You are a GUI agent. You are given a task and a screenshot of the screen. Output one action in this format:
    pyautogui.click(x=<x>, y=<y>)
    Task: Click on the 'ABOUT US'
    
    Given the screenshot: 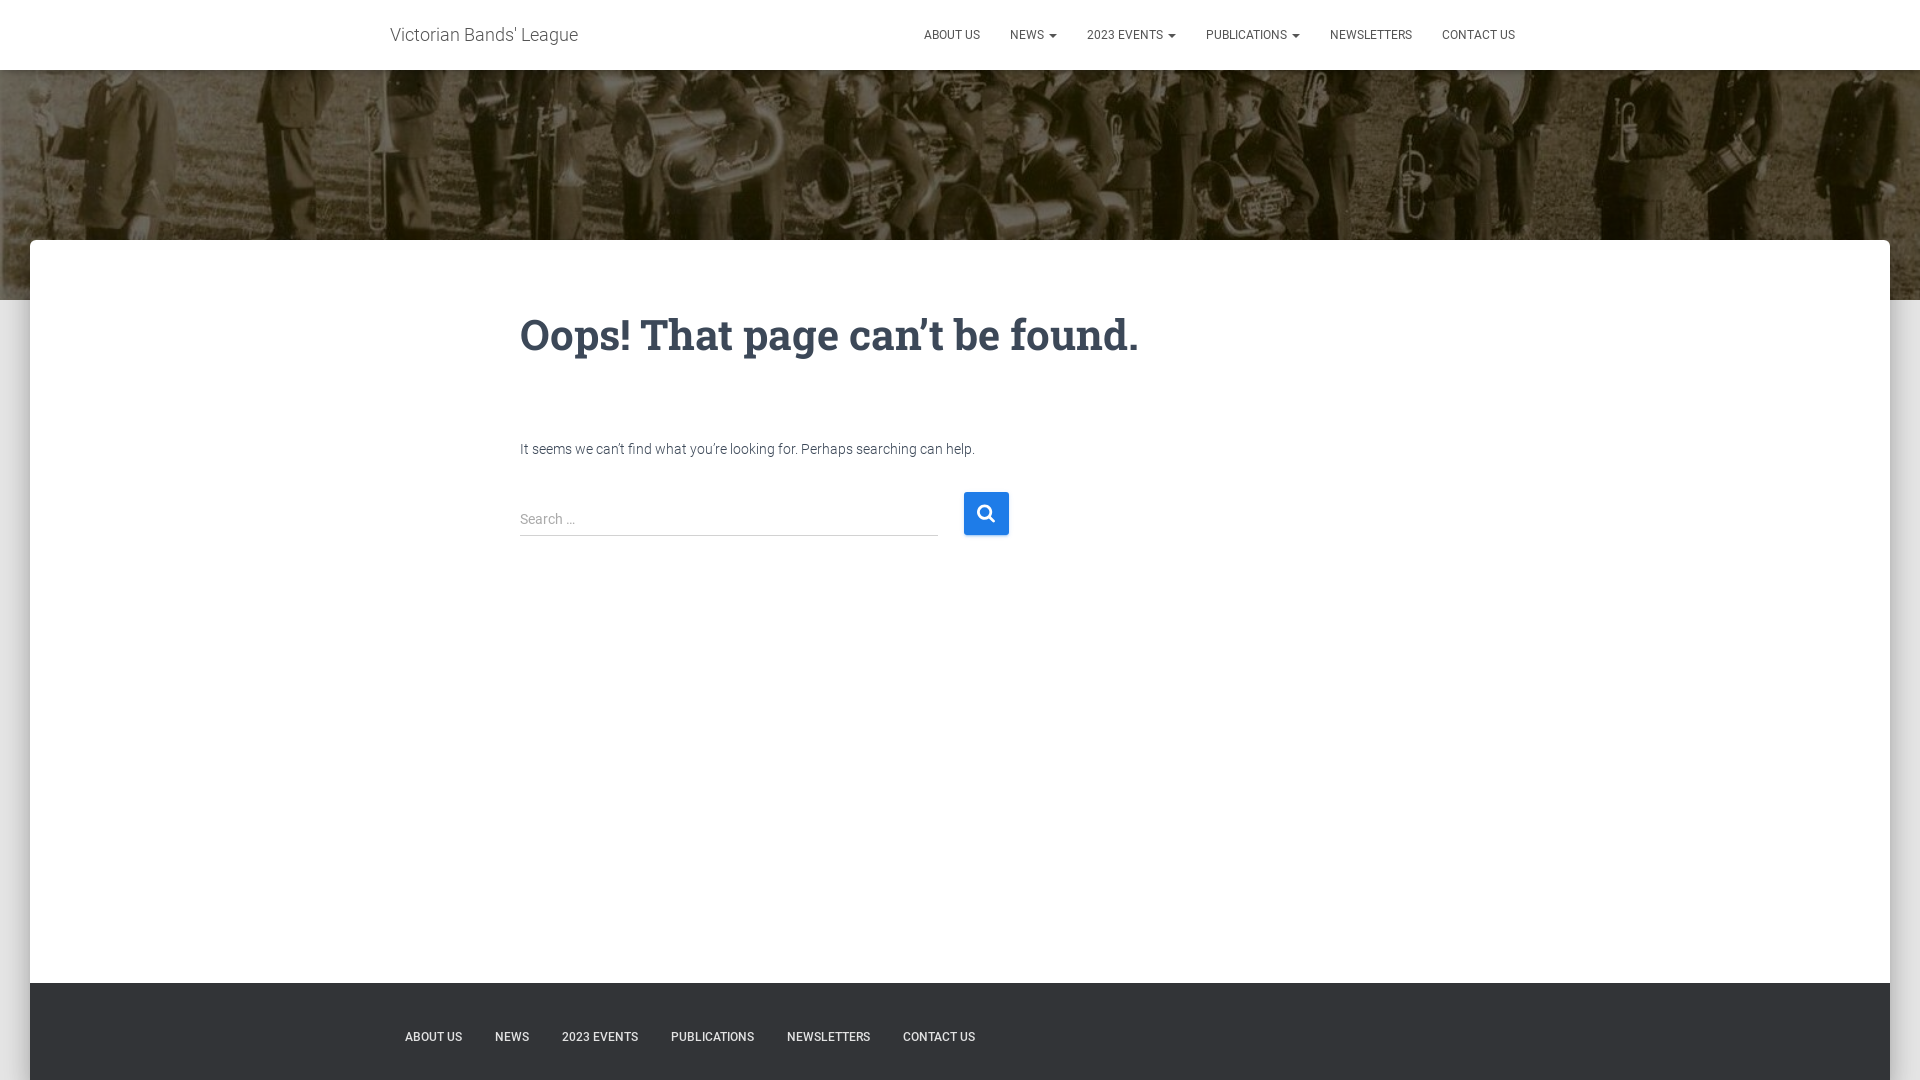 What is the action you would take?
    pyautogui.click(x=432, y=1036)
    